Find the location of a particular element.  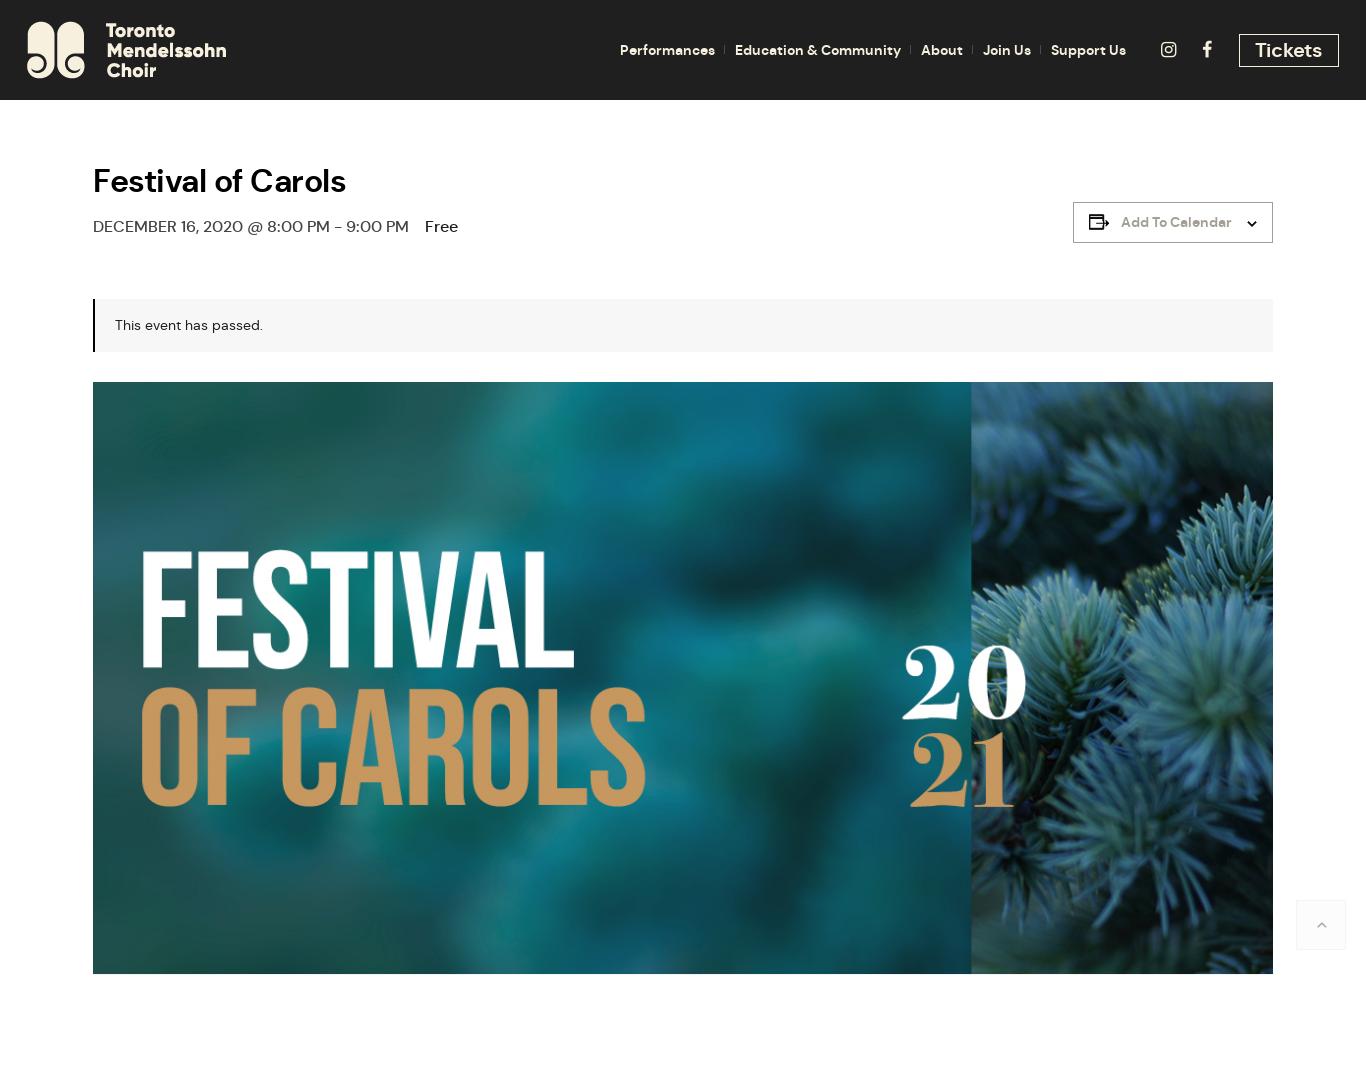

'Singsation' is located at coordinates (783, 176).